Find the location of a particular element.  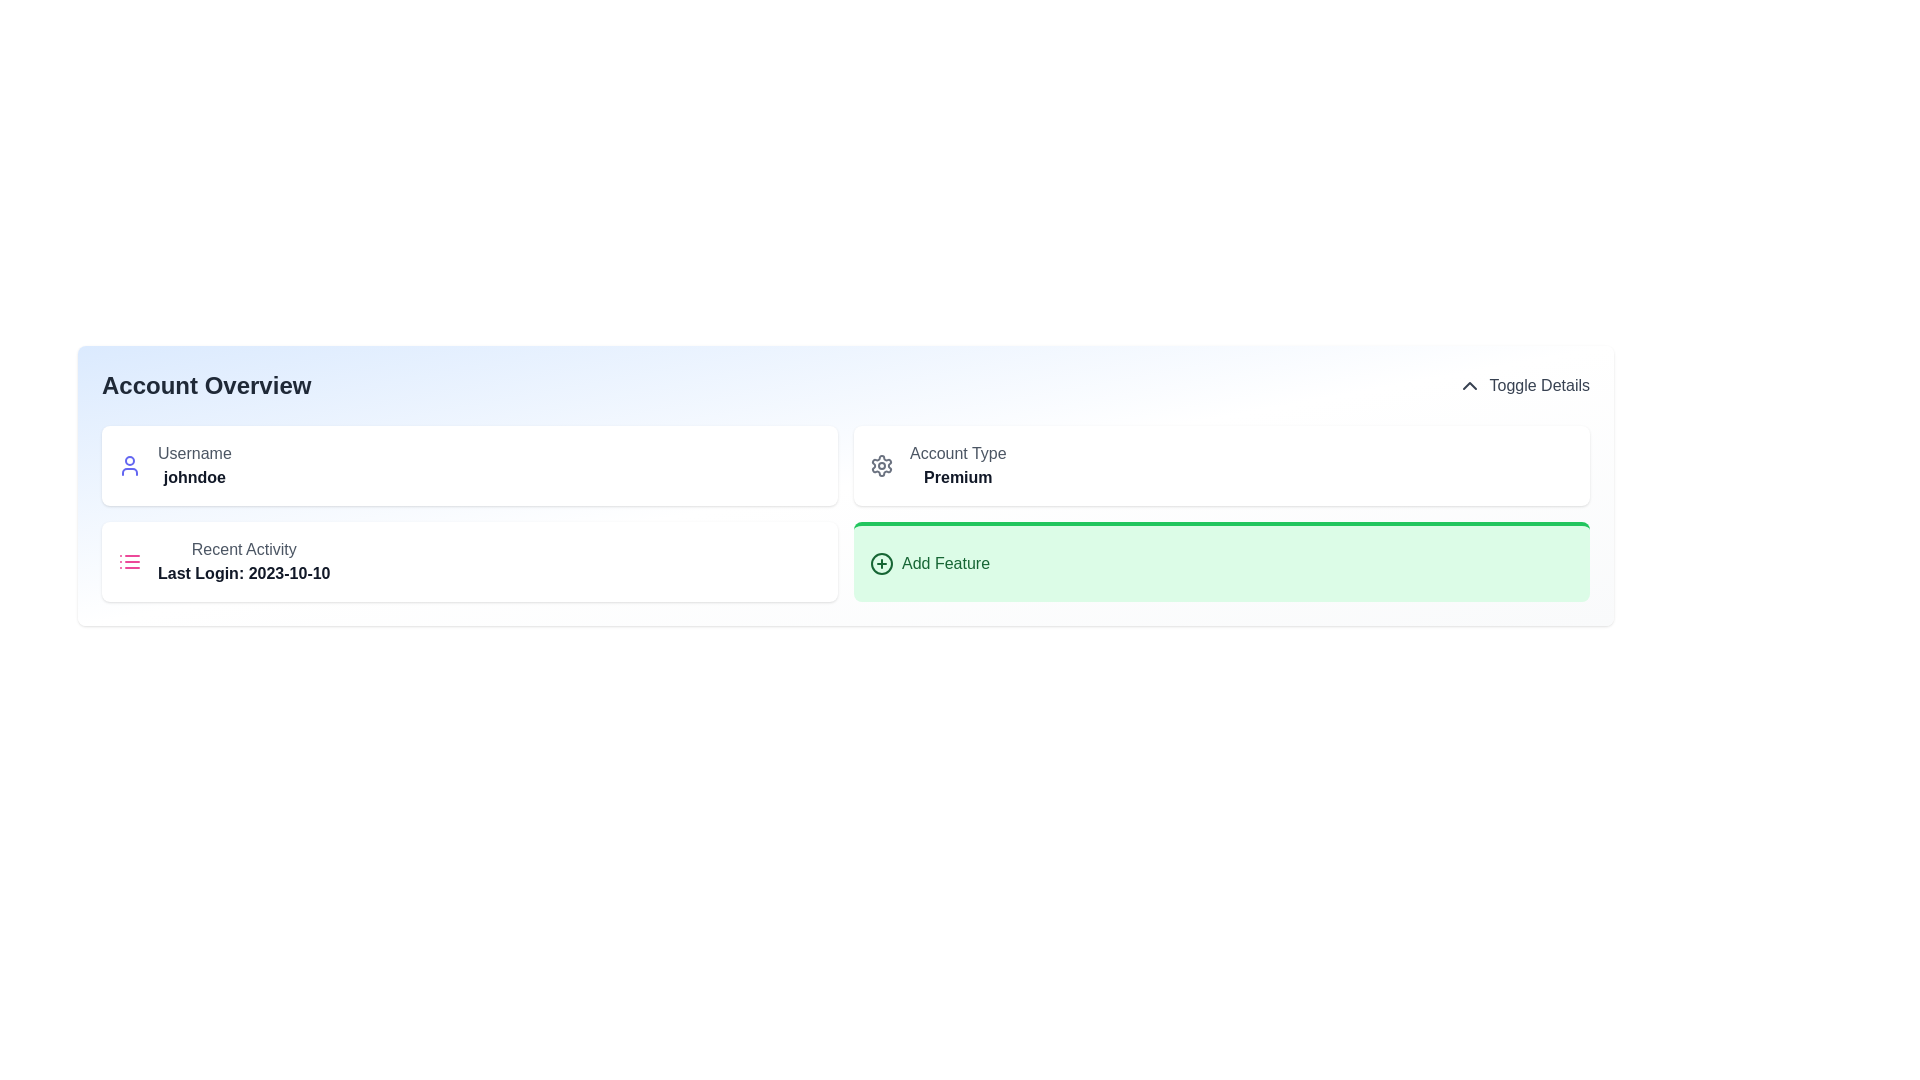

the 'Account Type' label that displays 'Premium' in a bold, dark gray font within a rectangular card in the upper right section of the interface is located at coordinates (957, 466).